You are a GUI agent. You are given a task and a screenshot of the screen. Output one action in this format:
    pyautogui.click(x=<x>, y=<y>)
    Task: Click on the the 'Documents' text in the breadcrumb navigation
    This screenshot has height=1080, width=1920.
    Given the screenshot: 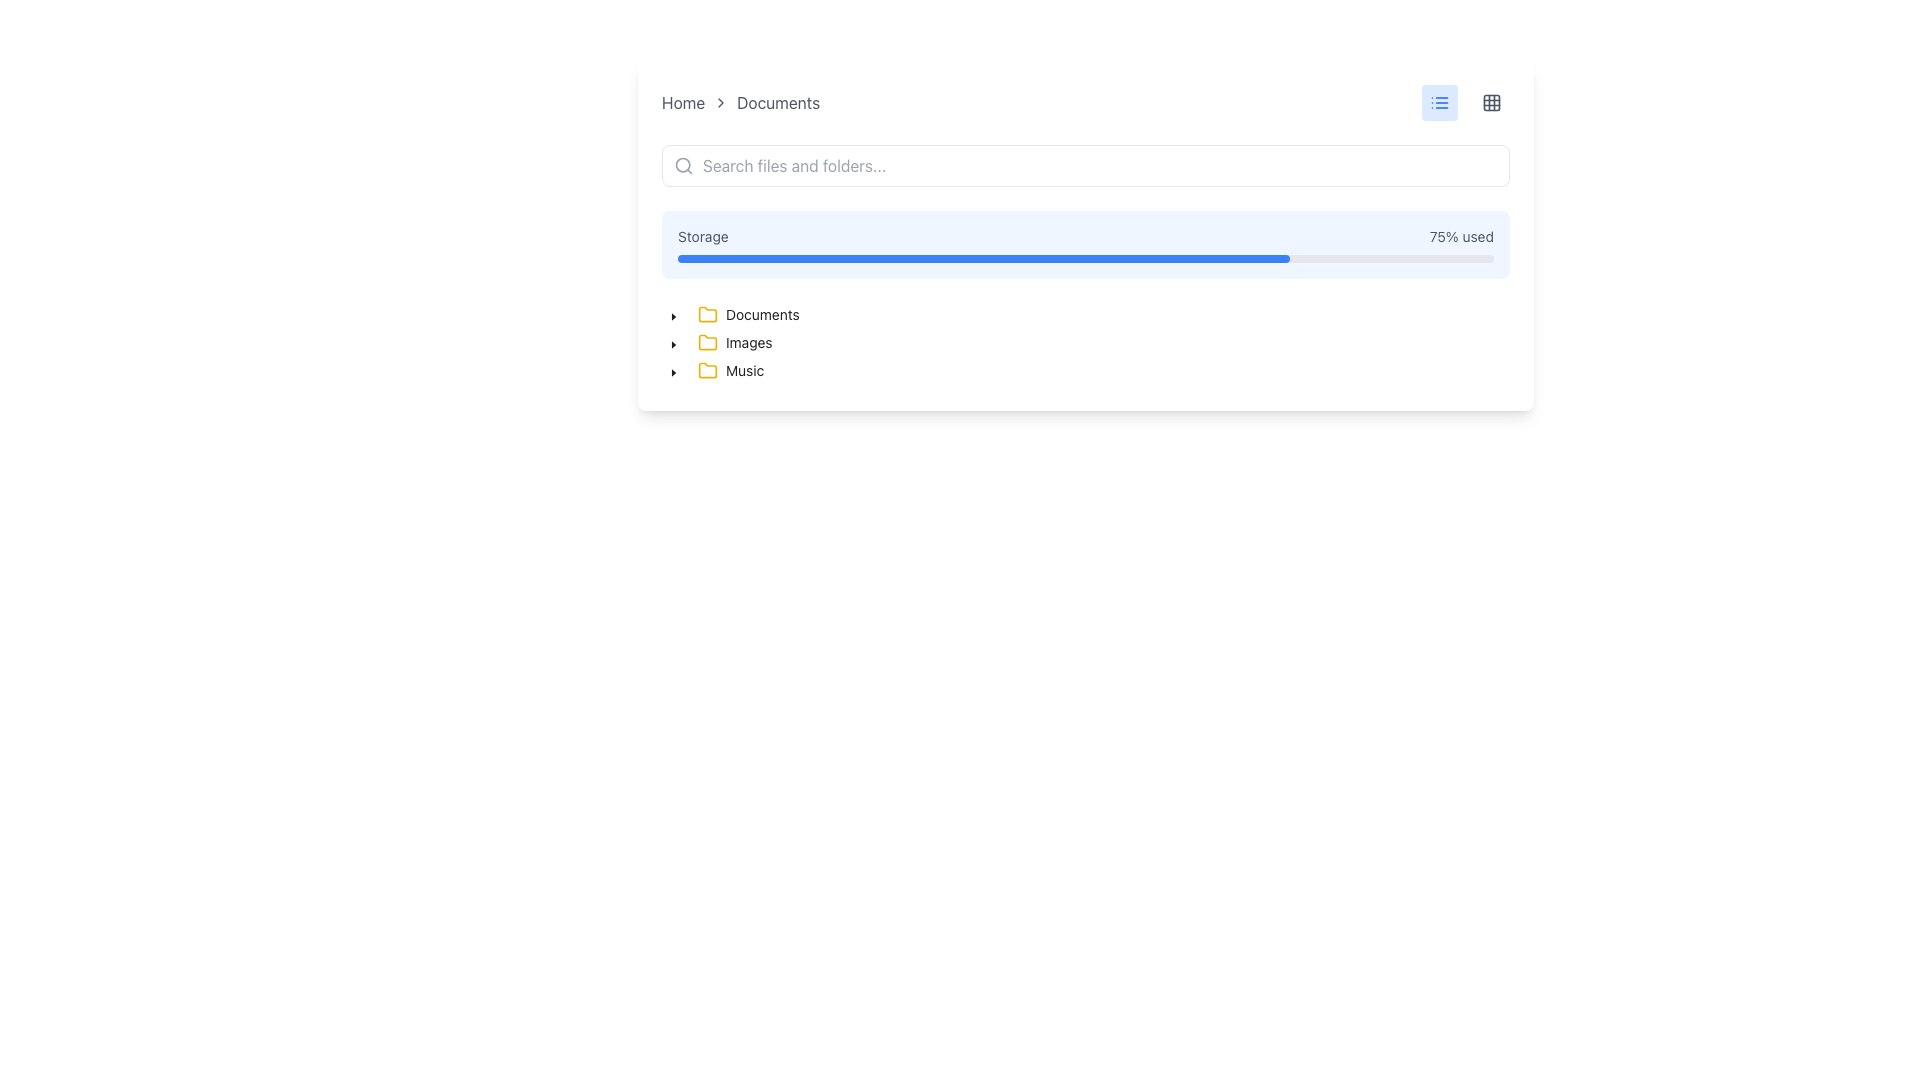 What is the action you would take?
    pyautogui.click(x=777, y=103)
    